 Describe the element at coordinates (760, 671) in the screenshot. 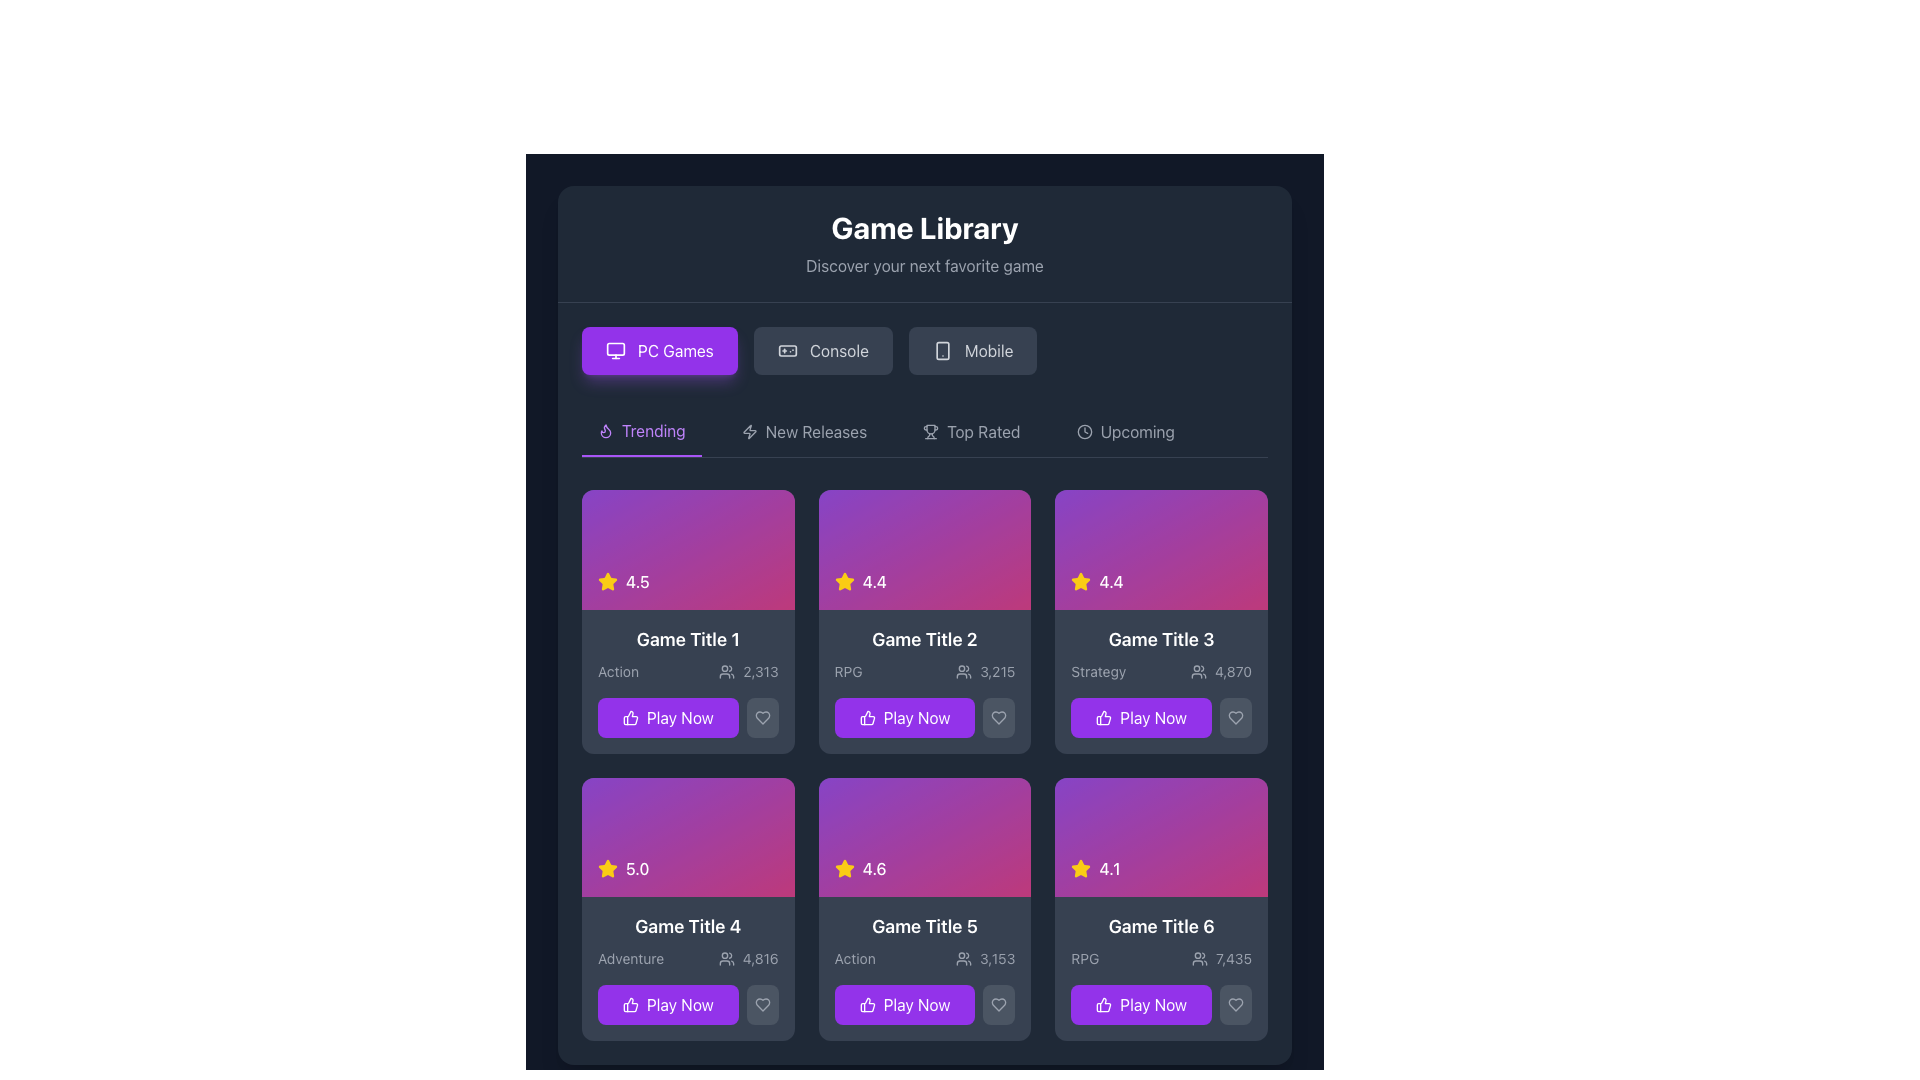

I see `the static text displaying the numeric value '2,313' in light gray color, located near the bottom of the card interface under the title 'Game Title 1'` at that location.